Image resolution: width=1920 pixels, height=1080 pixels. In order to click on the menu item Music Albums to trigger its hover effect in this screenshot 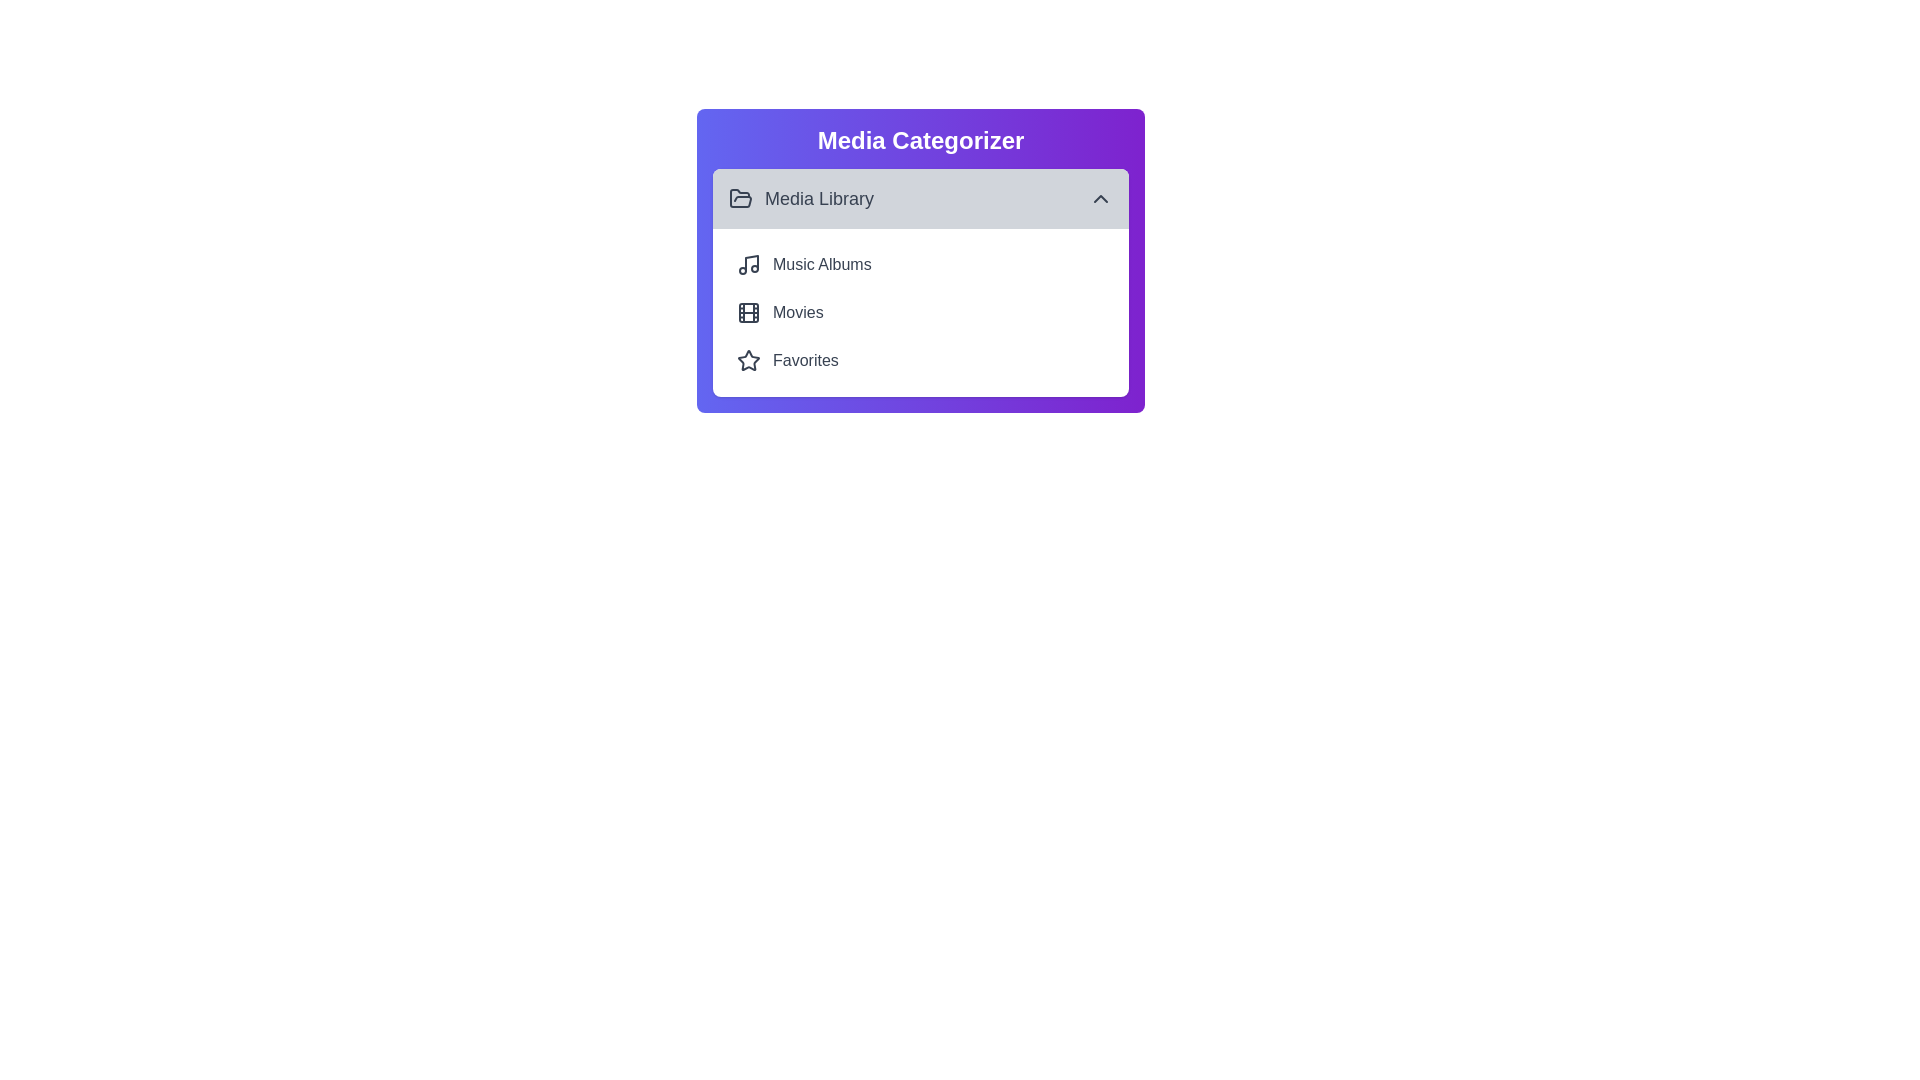, I will do `click(920, 264)`.